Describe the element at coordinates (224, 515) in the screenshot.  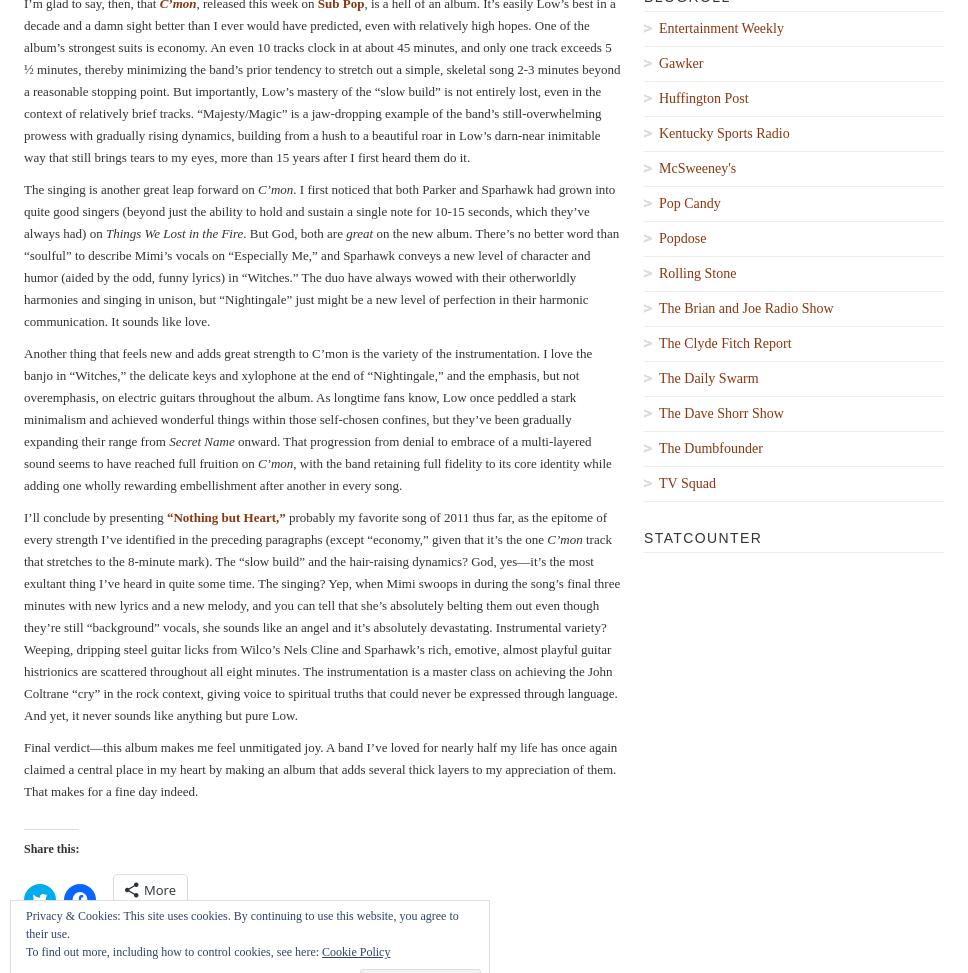
I see `'“Nothing but Heart,”'` at that location.